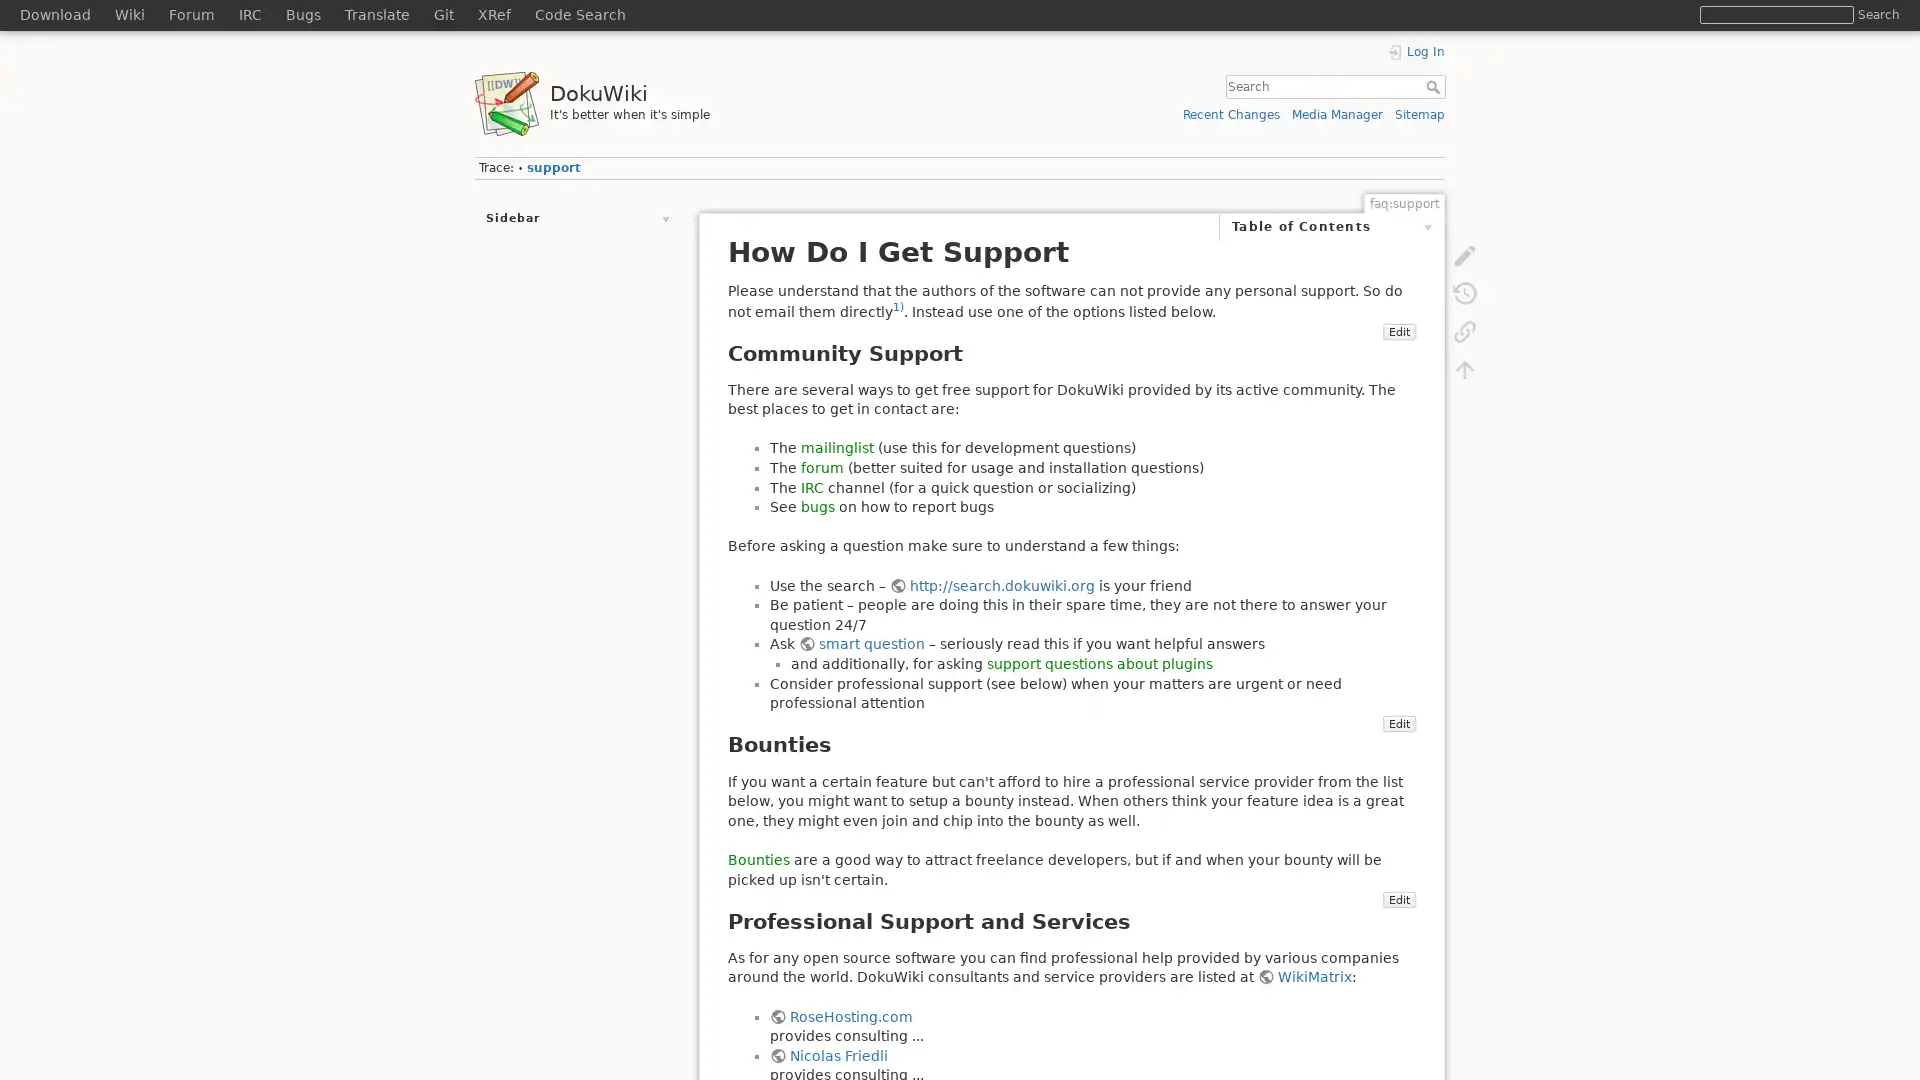  Describe the element at coordinates (1877, 14) in the screenshot. I see `Search` at that location.